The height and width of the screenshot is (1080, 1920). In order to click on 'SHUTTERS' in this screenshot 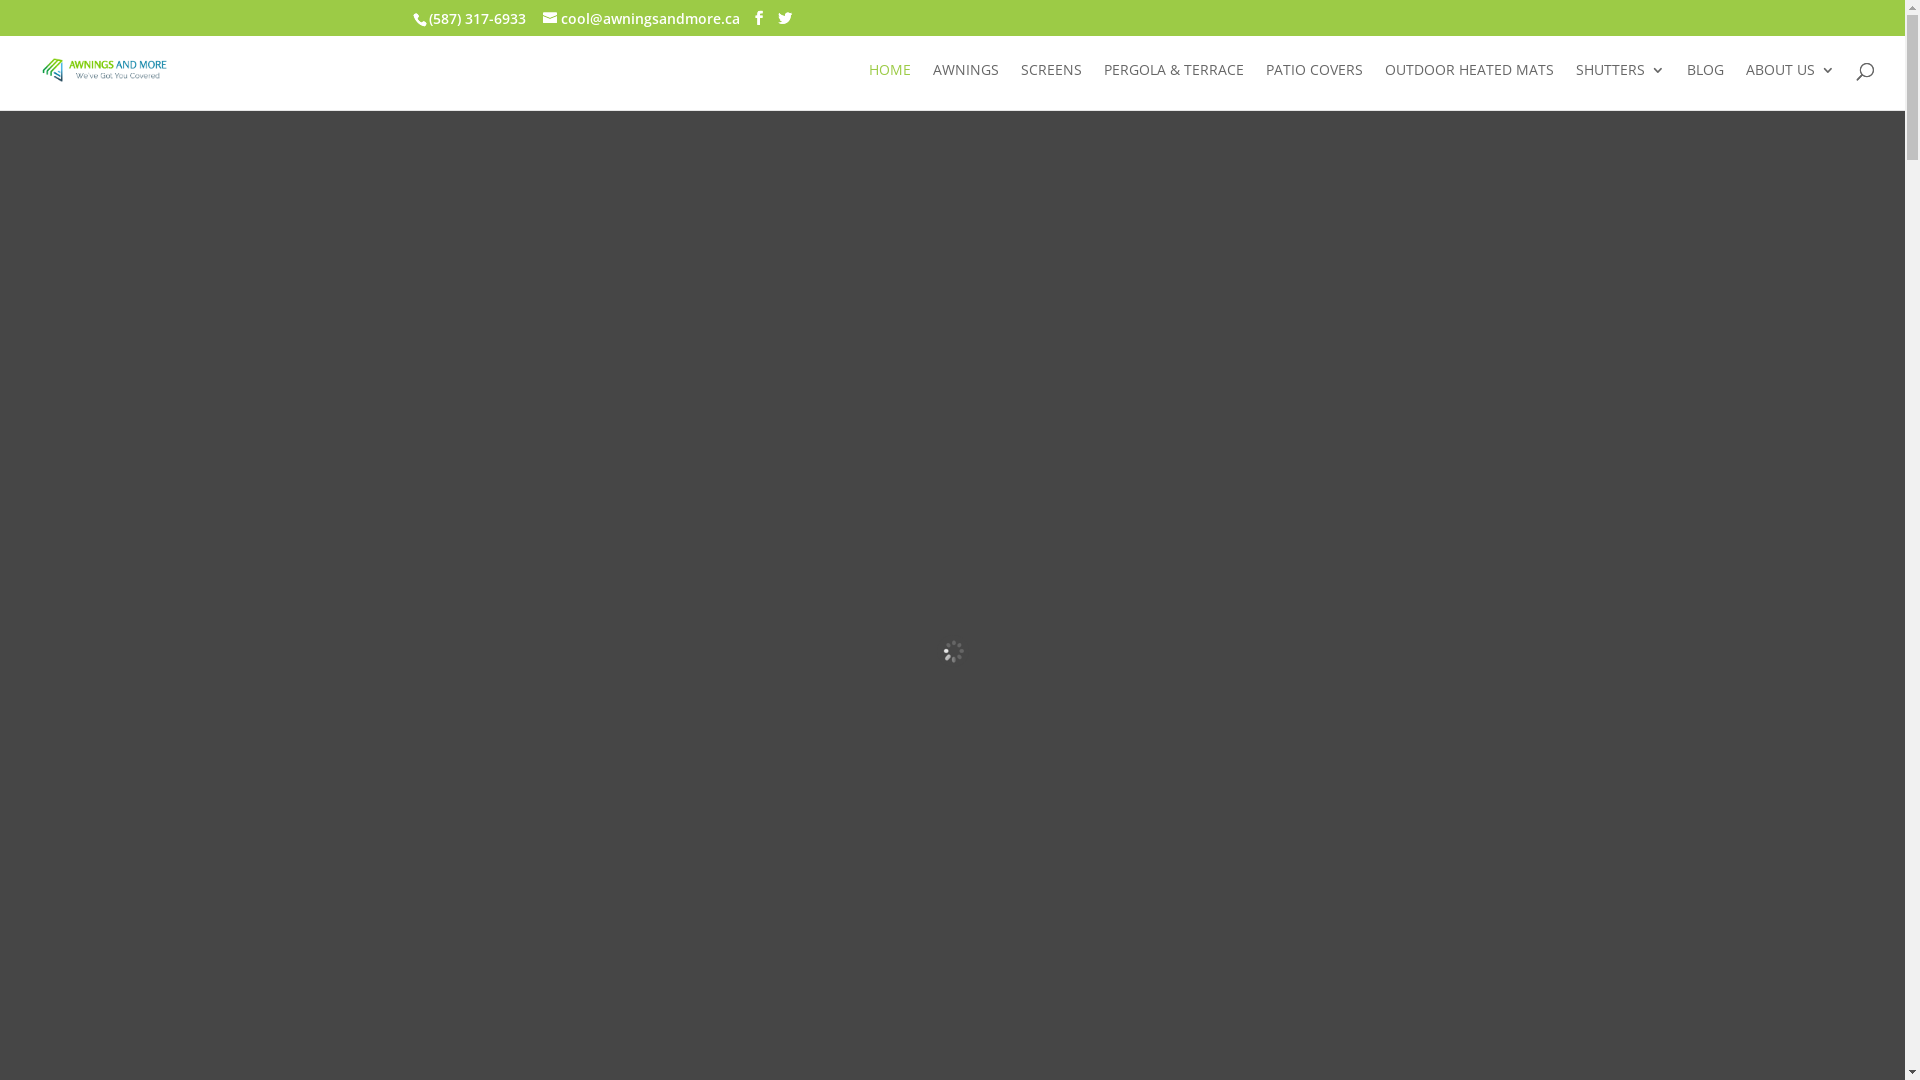, I will do `click(1620, 85)`.